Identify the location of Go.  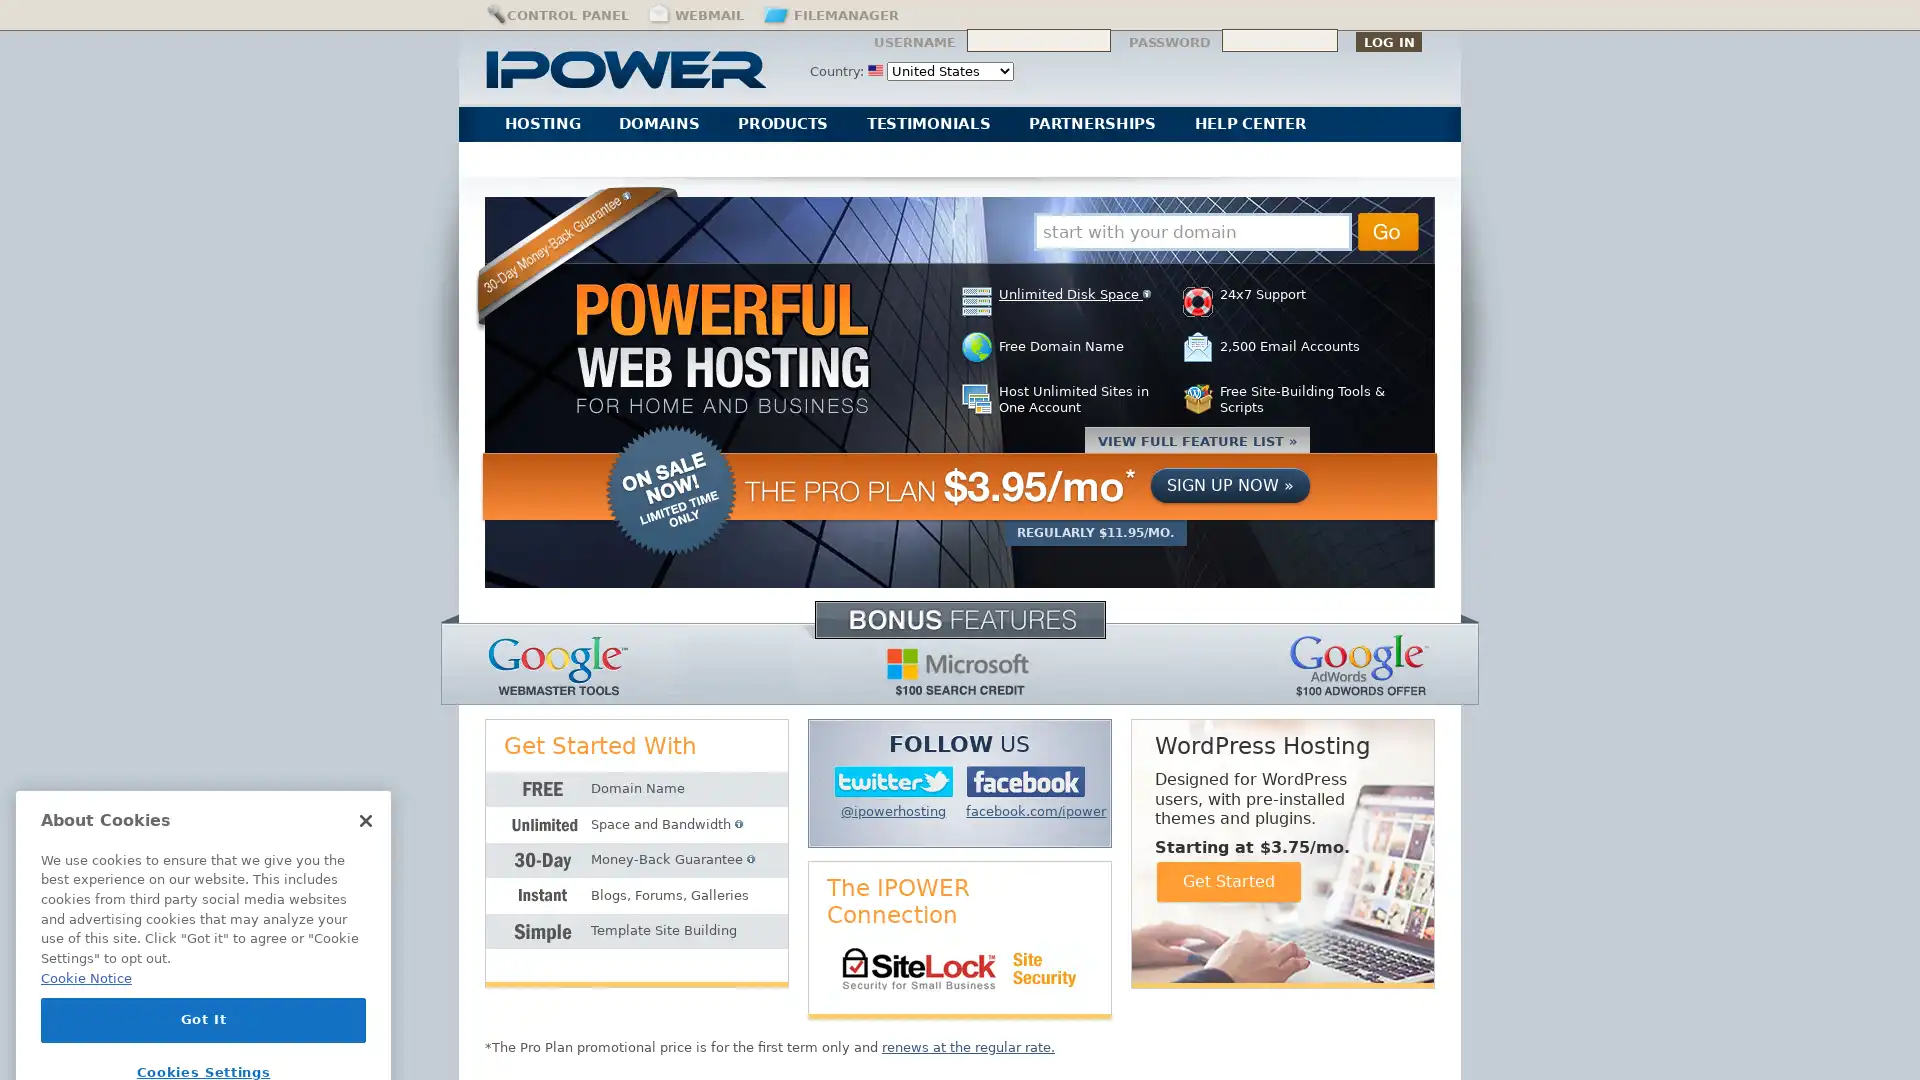
(1387, 230).